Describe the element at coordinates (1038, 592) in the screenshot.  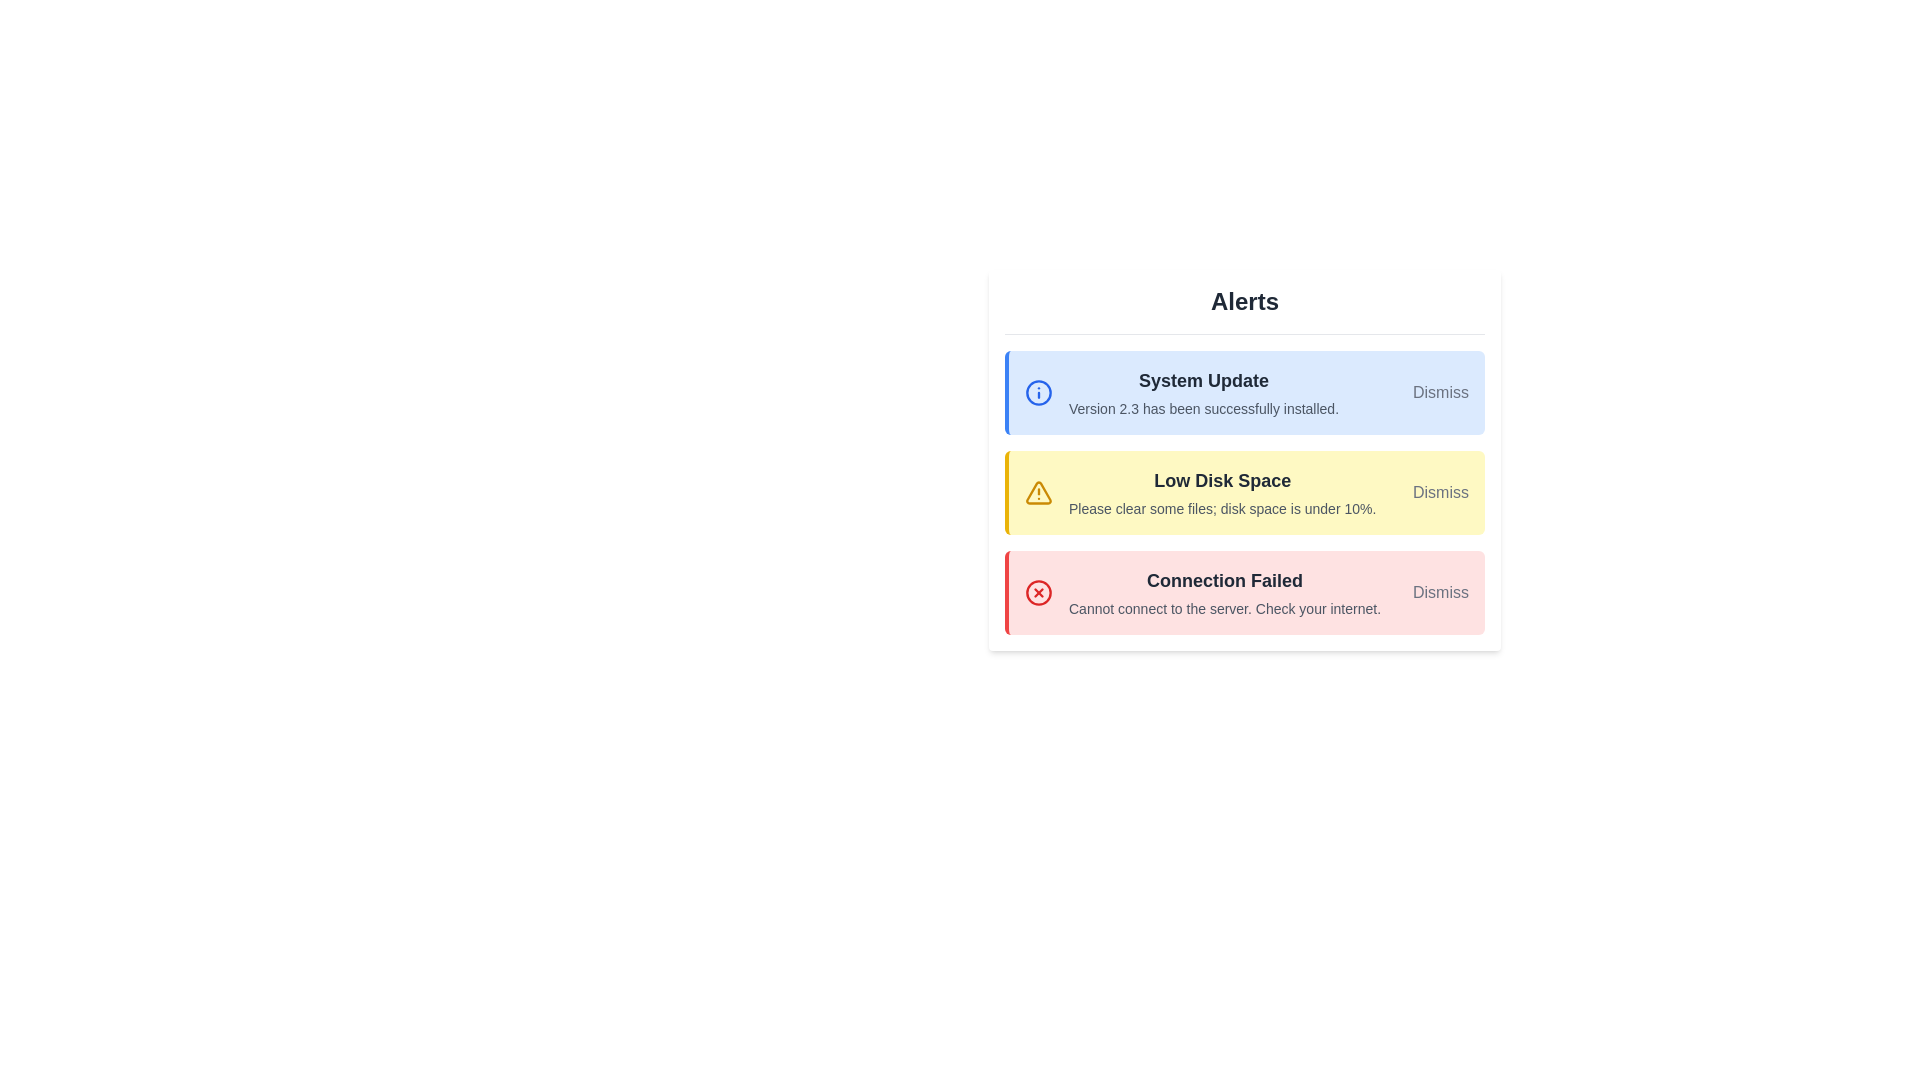
I see `the circular icon with a red border and a centered red 'X' symbol, which is located to the left of the 'Connection Failed' alert message box` at that location.